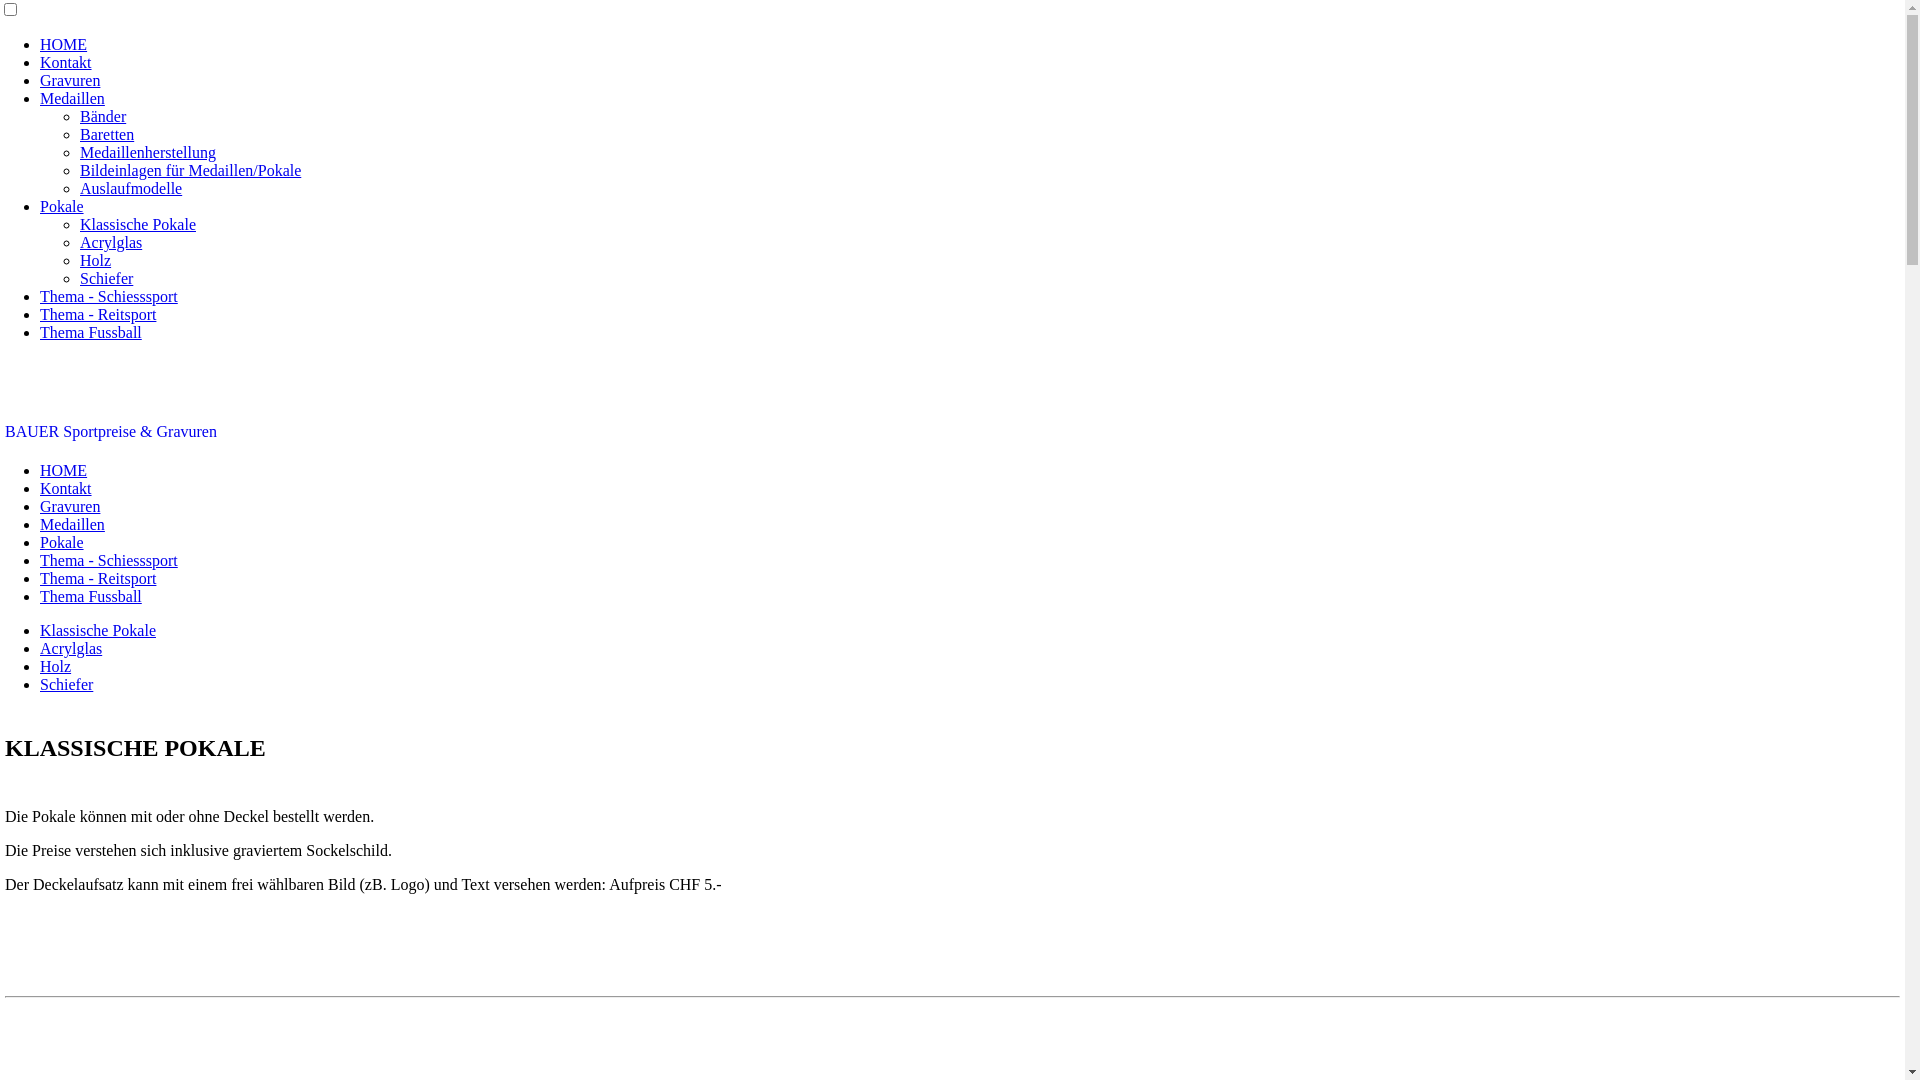 This screenshot has width=1920, height=1080. I want to click on 'Auslaufmodelle', so click(129, 188).